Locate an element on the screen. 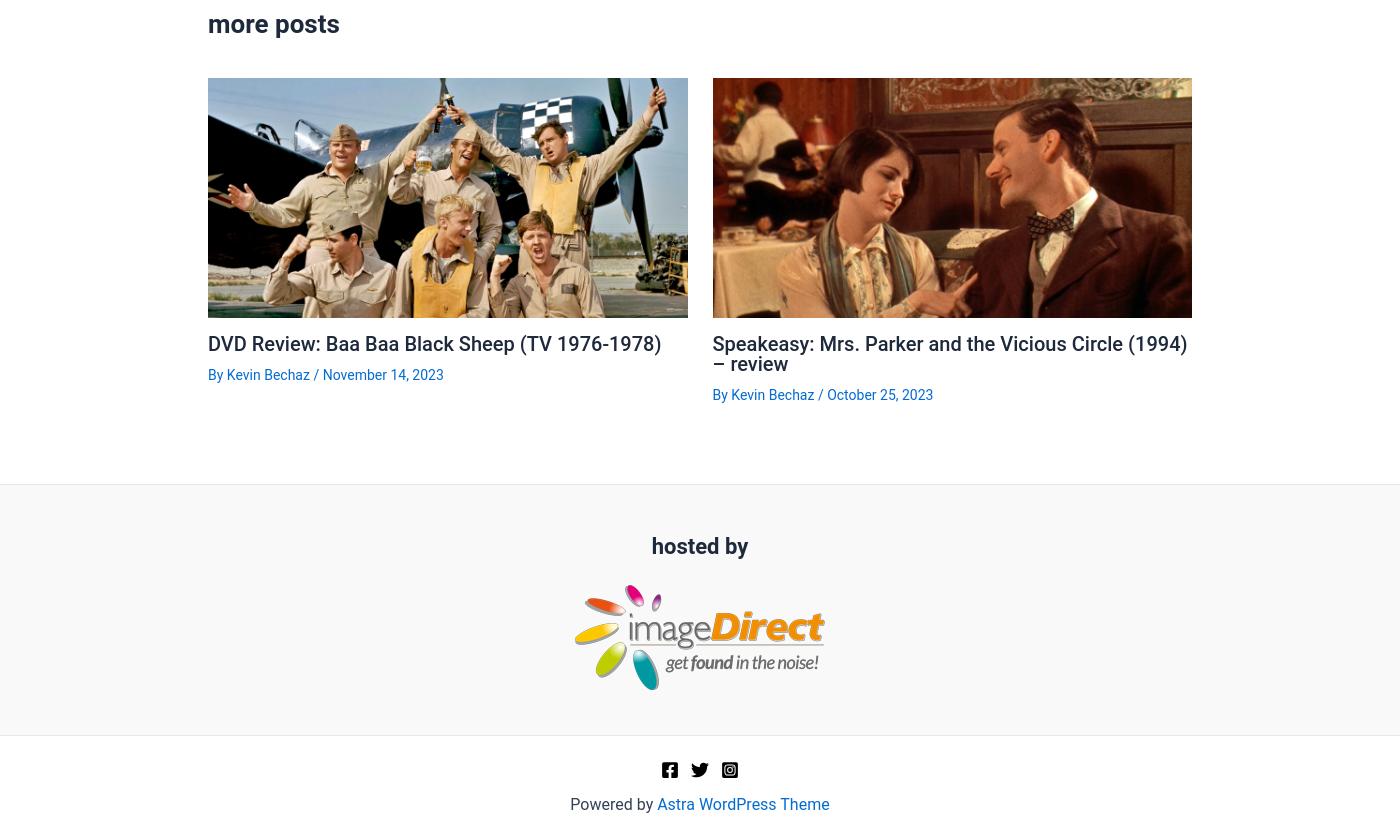 The image size is (1400, 835). 'more posts' is located at coordinates (208, 23).